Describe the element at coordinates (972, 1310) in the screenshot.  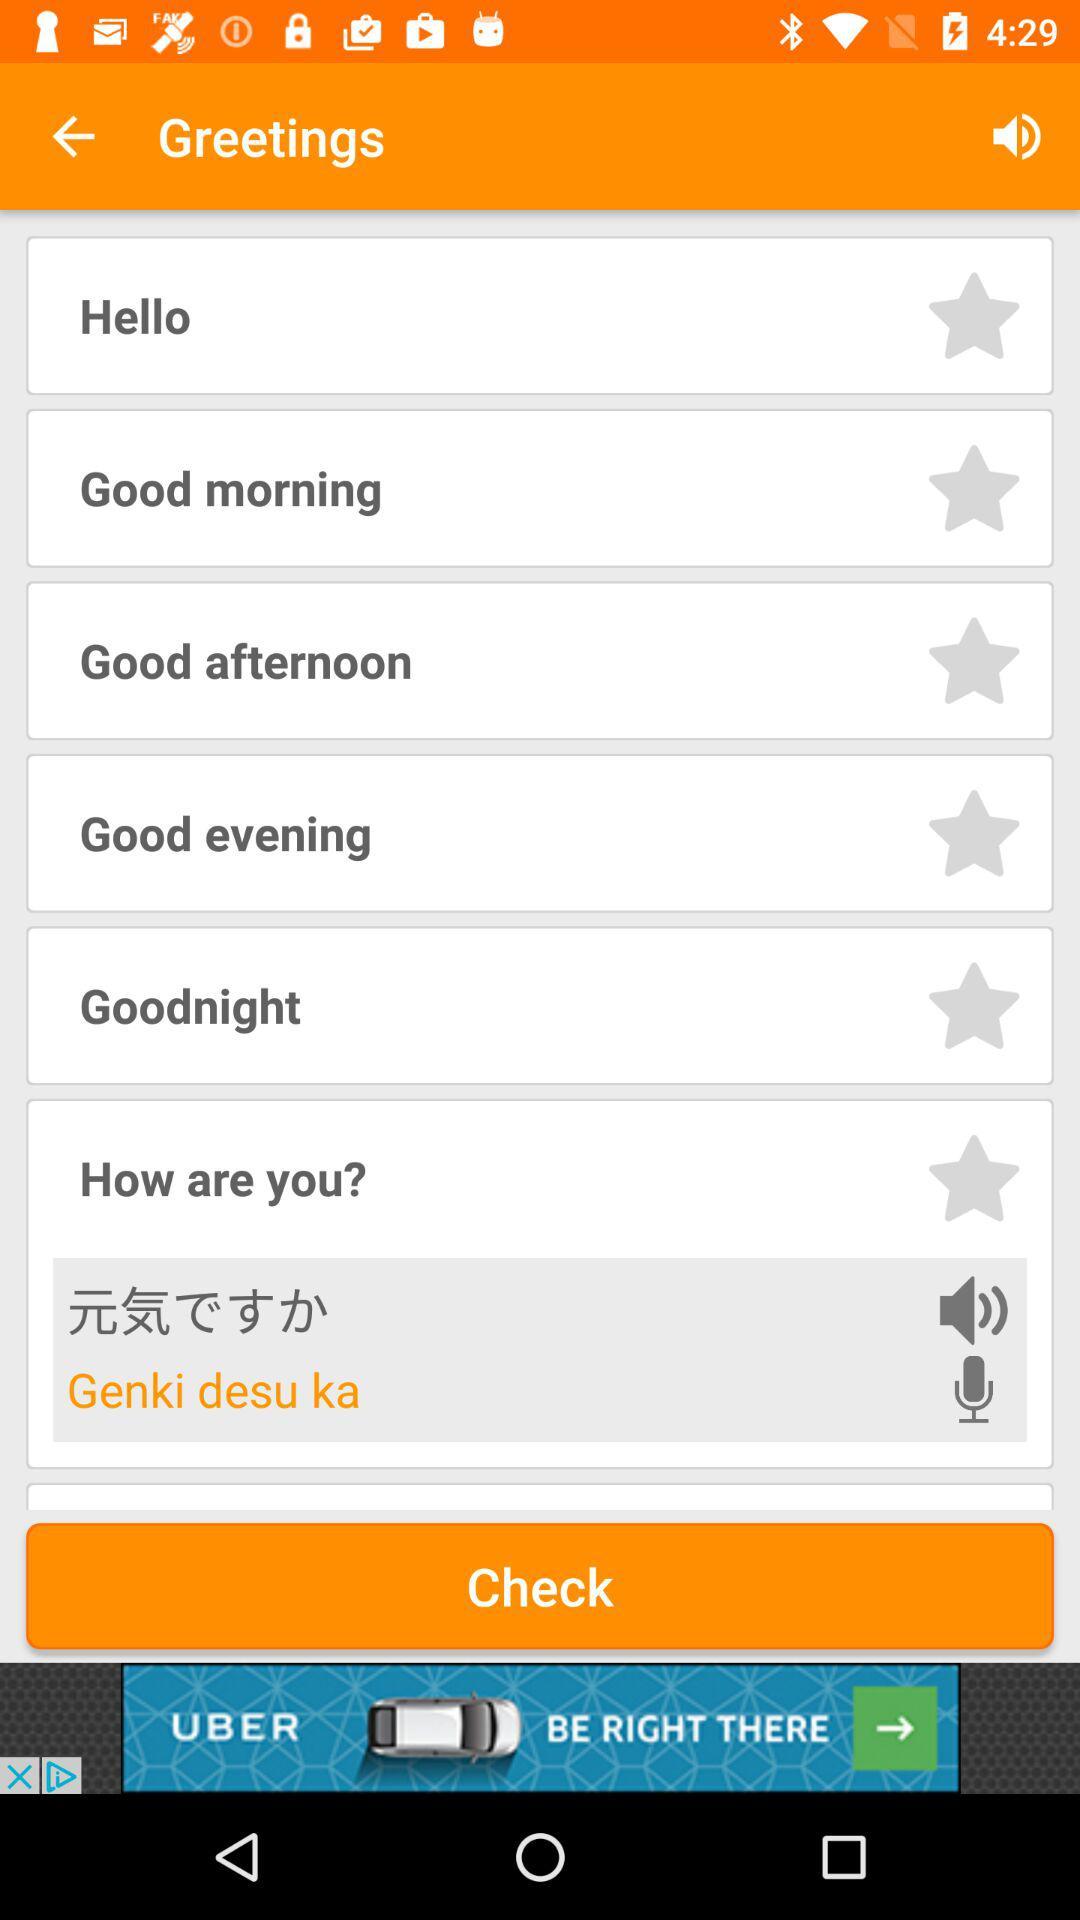
I see `listen to the pronunciation of the phrase` at that location.